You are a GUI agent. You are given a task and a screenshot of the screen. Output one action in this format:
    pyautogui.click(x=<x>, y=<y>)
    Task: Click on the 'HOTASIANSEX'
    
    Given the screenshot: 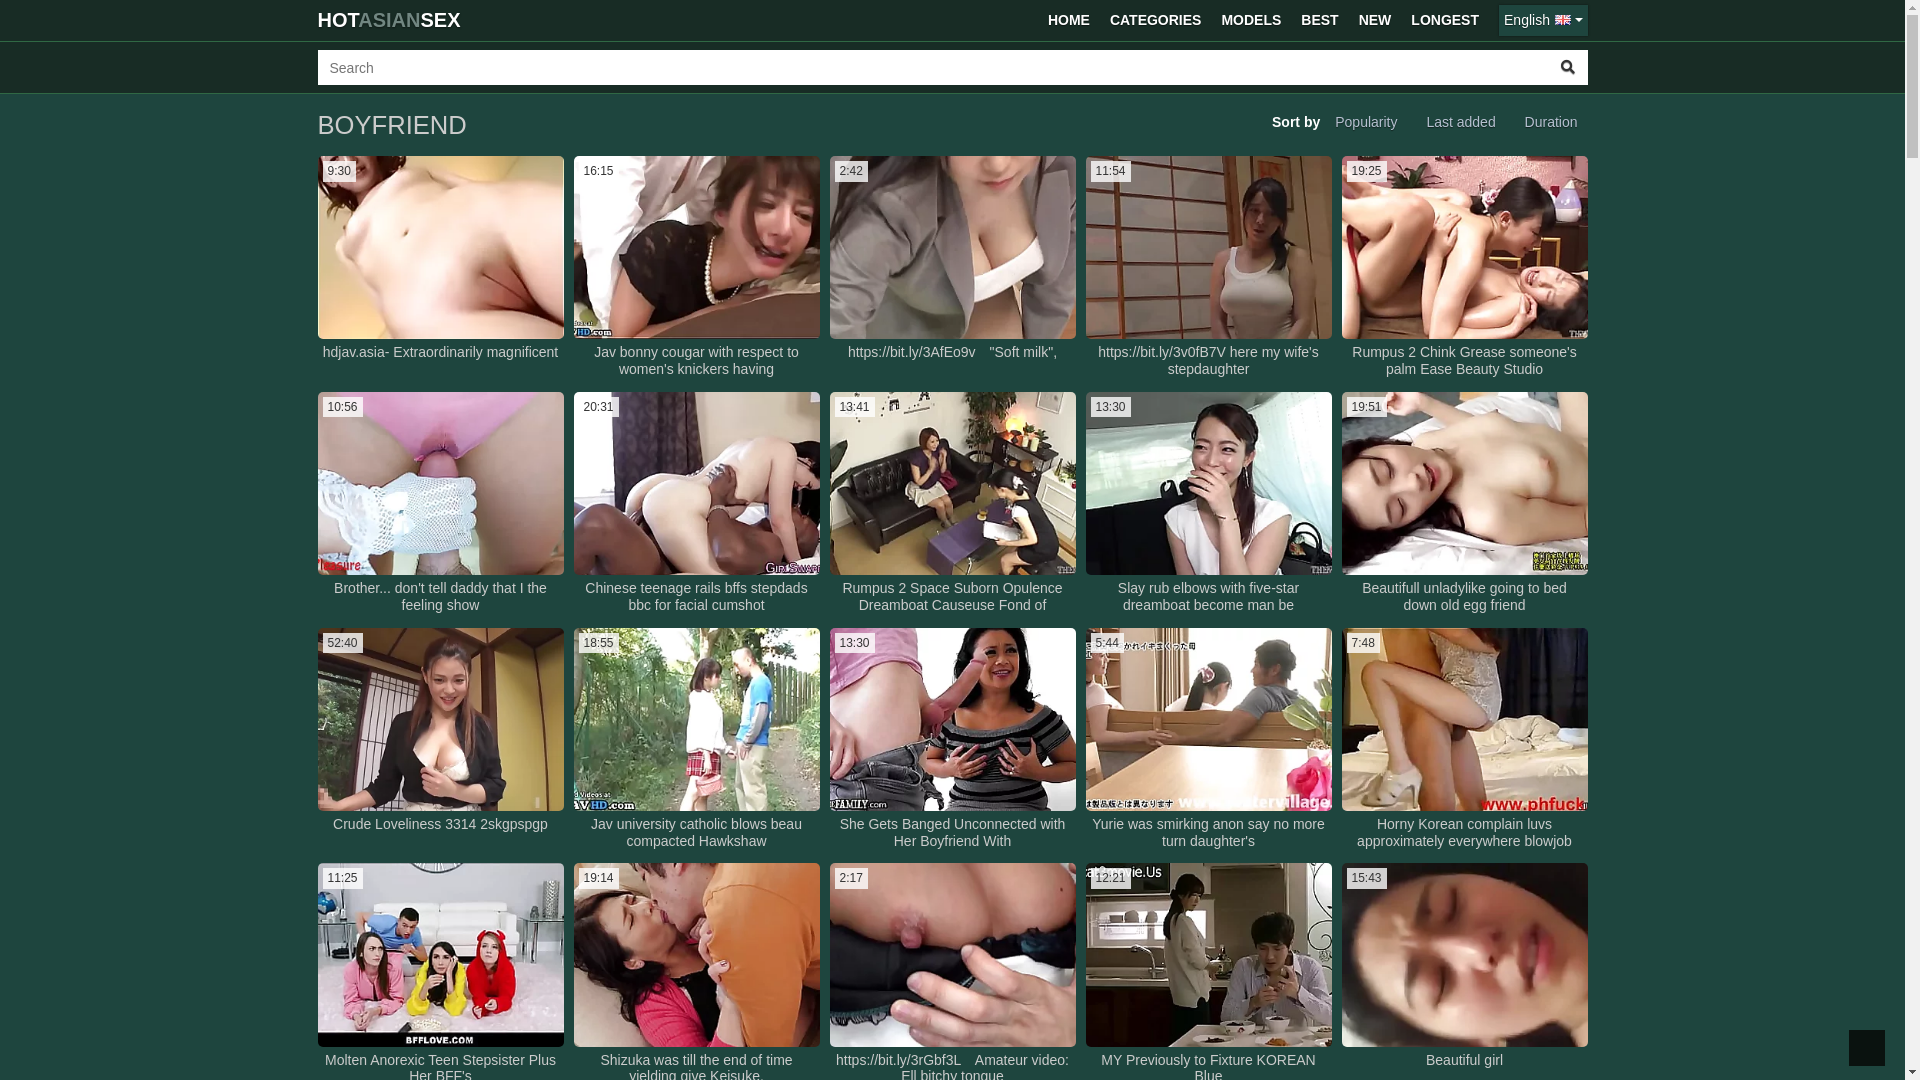 What is the action you would take?
    pyautogui.click(x=389, y=20)
    